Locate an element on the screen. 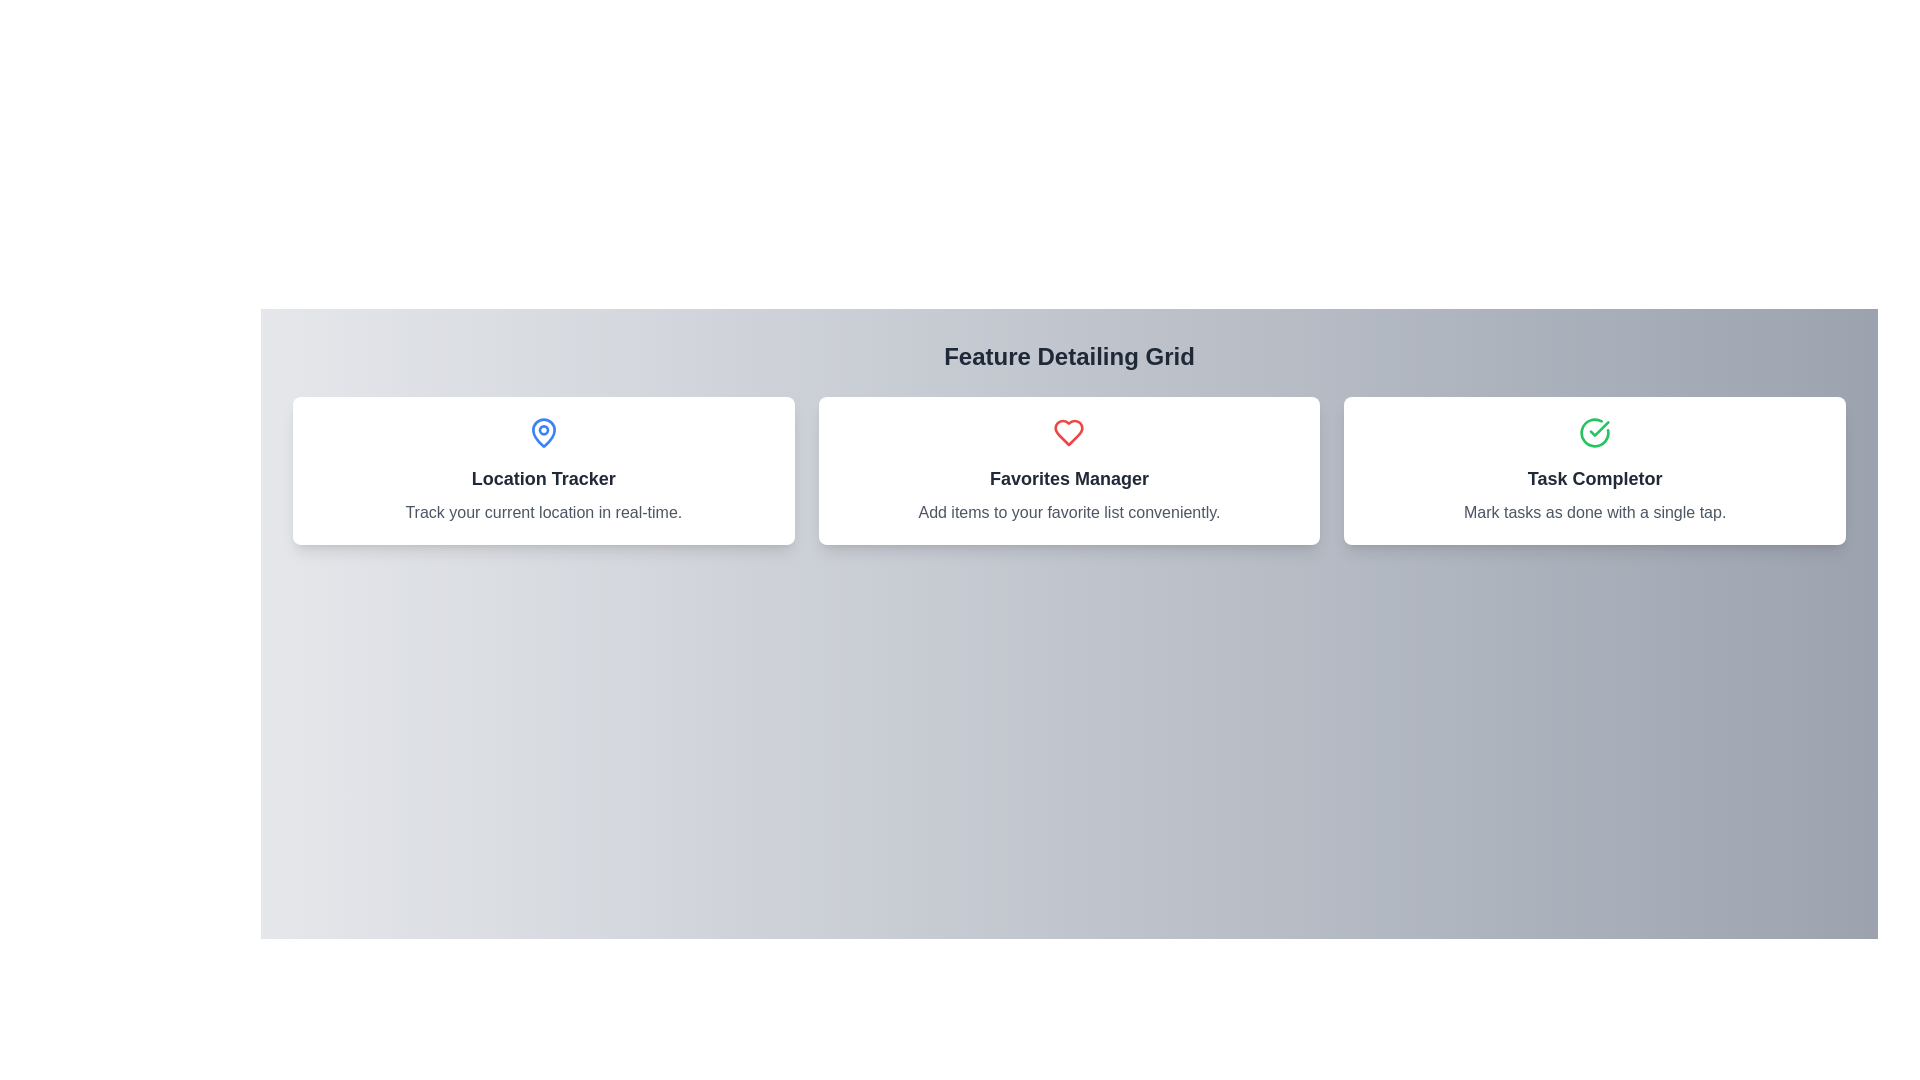  descriptive text about the 'Location Tracker' feature, which is located within the card component labeled 'Location Tracker', positioned beneath the title text and above the lower edge of the card is located at coordinates (543, 512).